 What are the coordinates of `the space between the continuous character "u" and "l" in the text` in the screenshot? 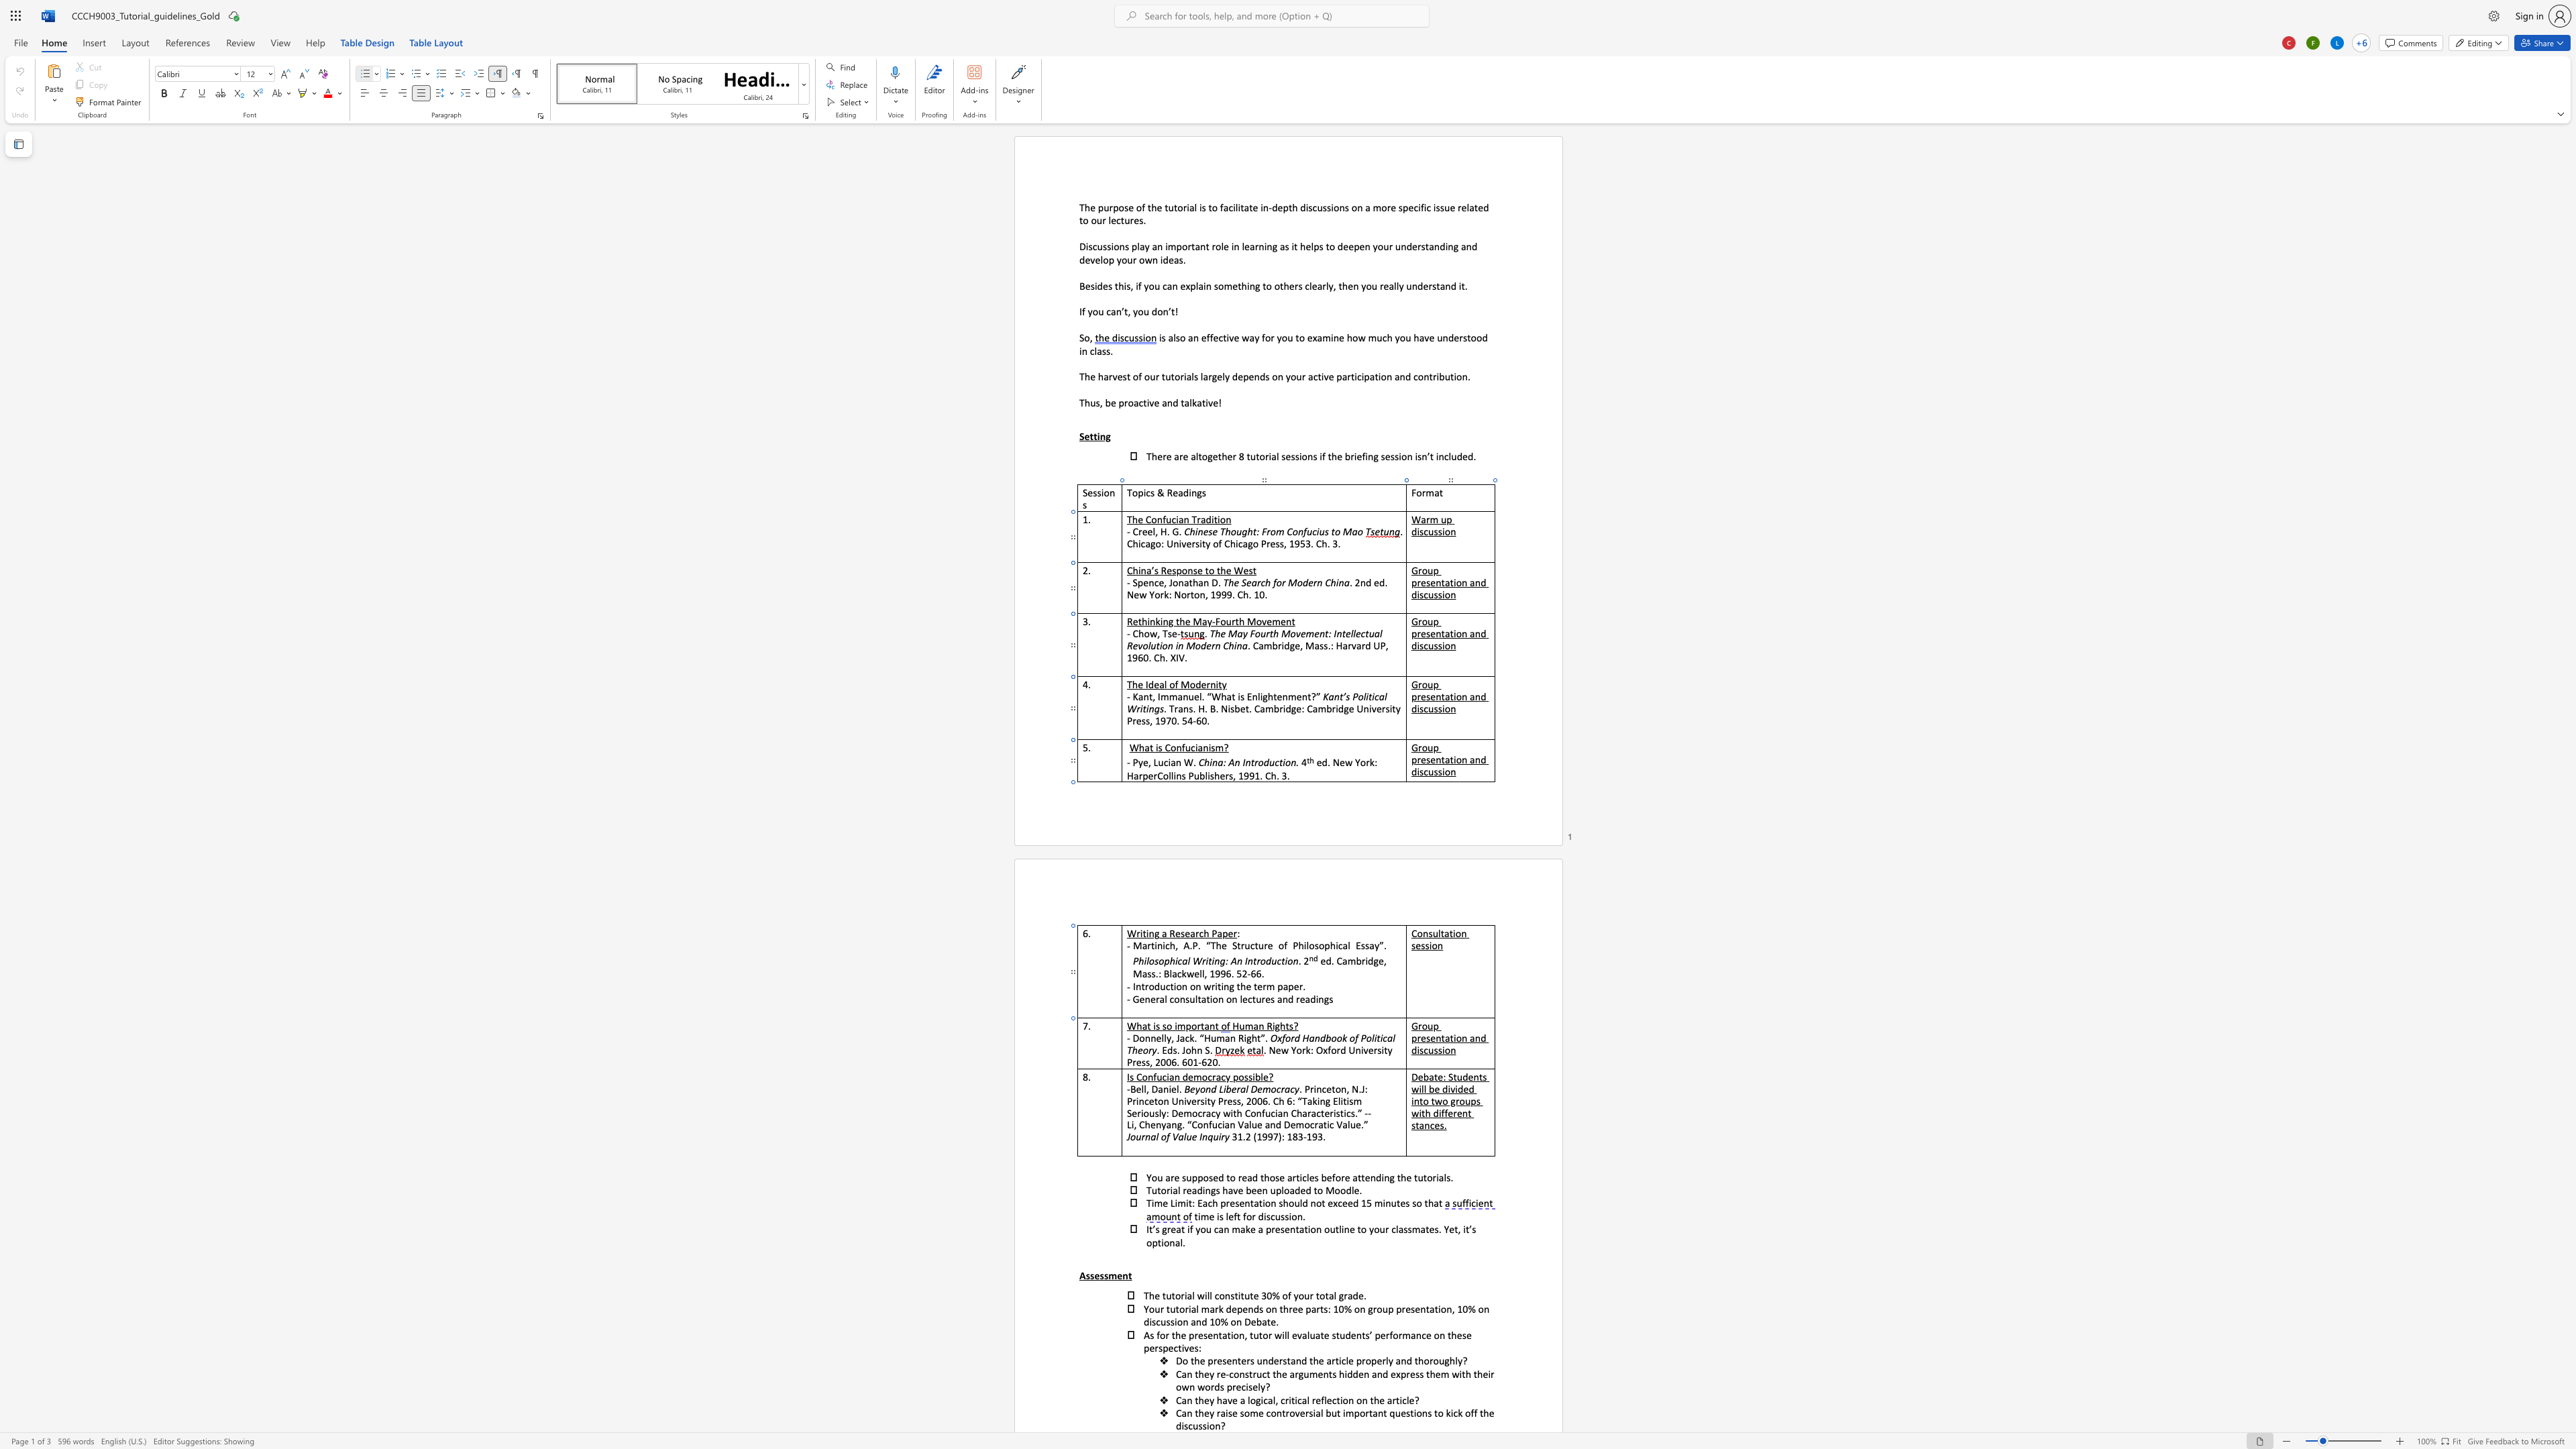 It's located at (1193, 998).